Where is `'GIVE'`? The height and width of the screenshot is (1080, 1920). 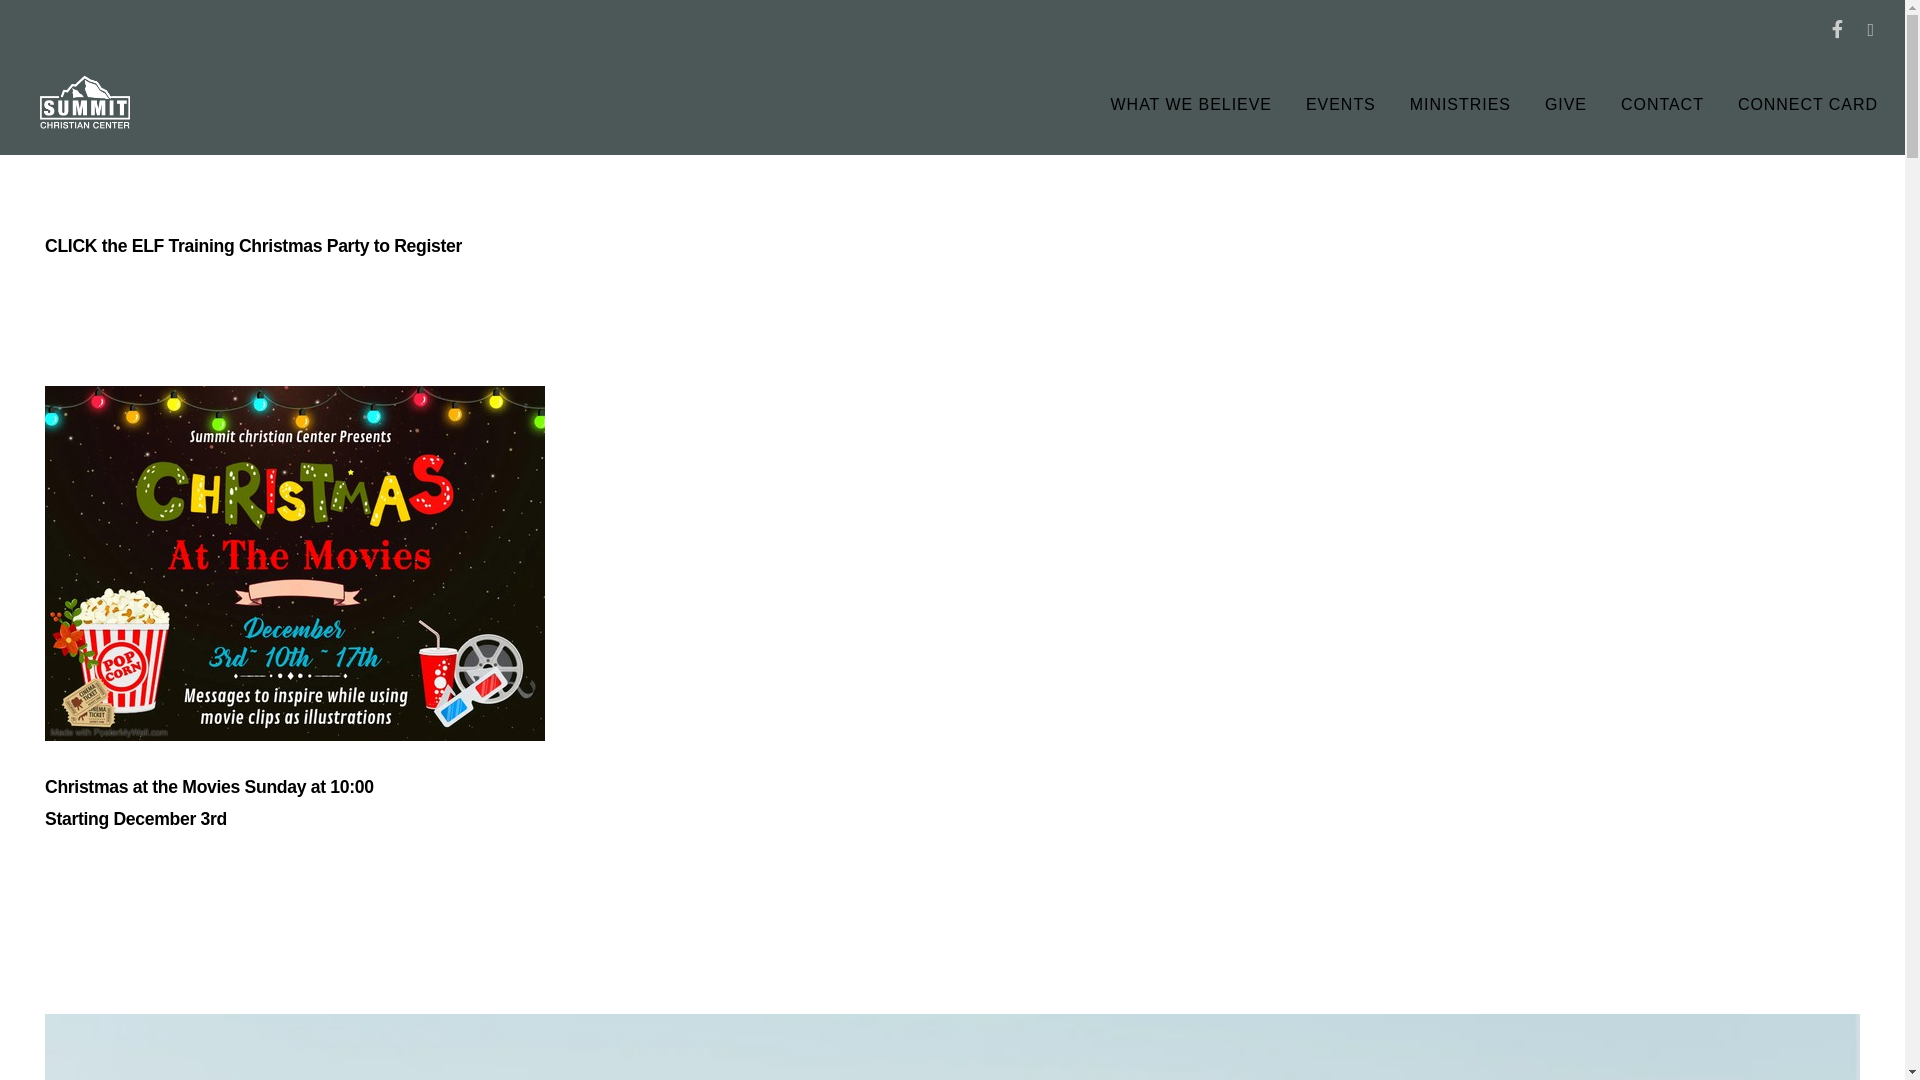 'GIVE' is located at coordinates (1564, 104).